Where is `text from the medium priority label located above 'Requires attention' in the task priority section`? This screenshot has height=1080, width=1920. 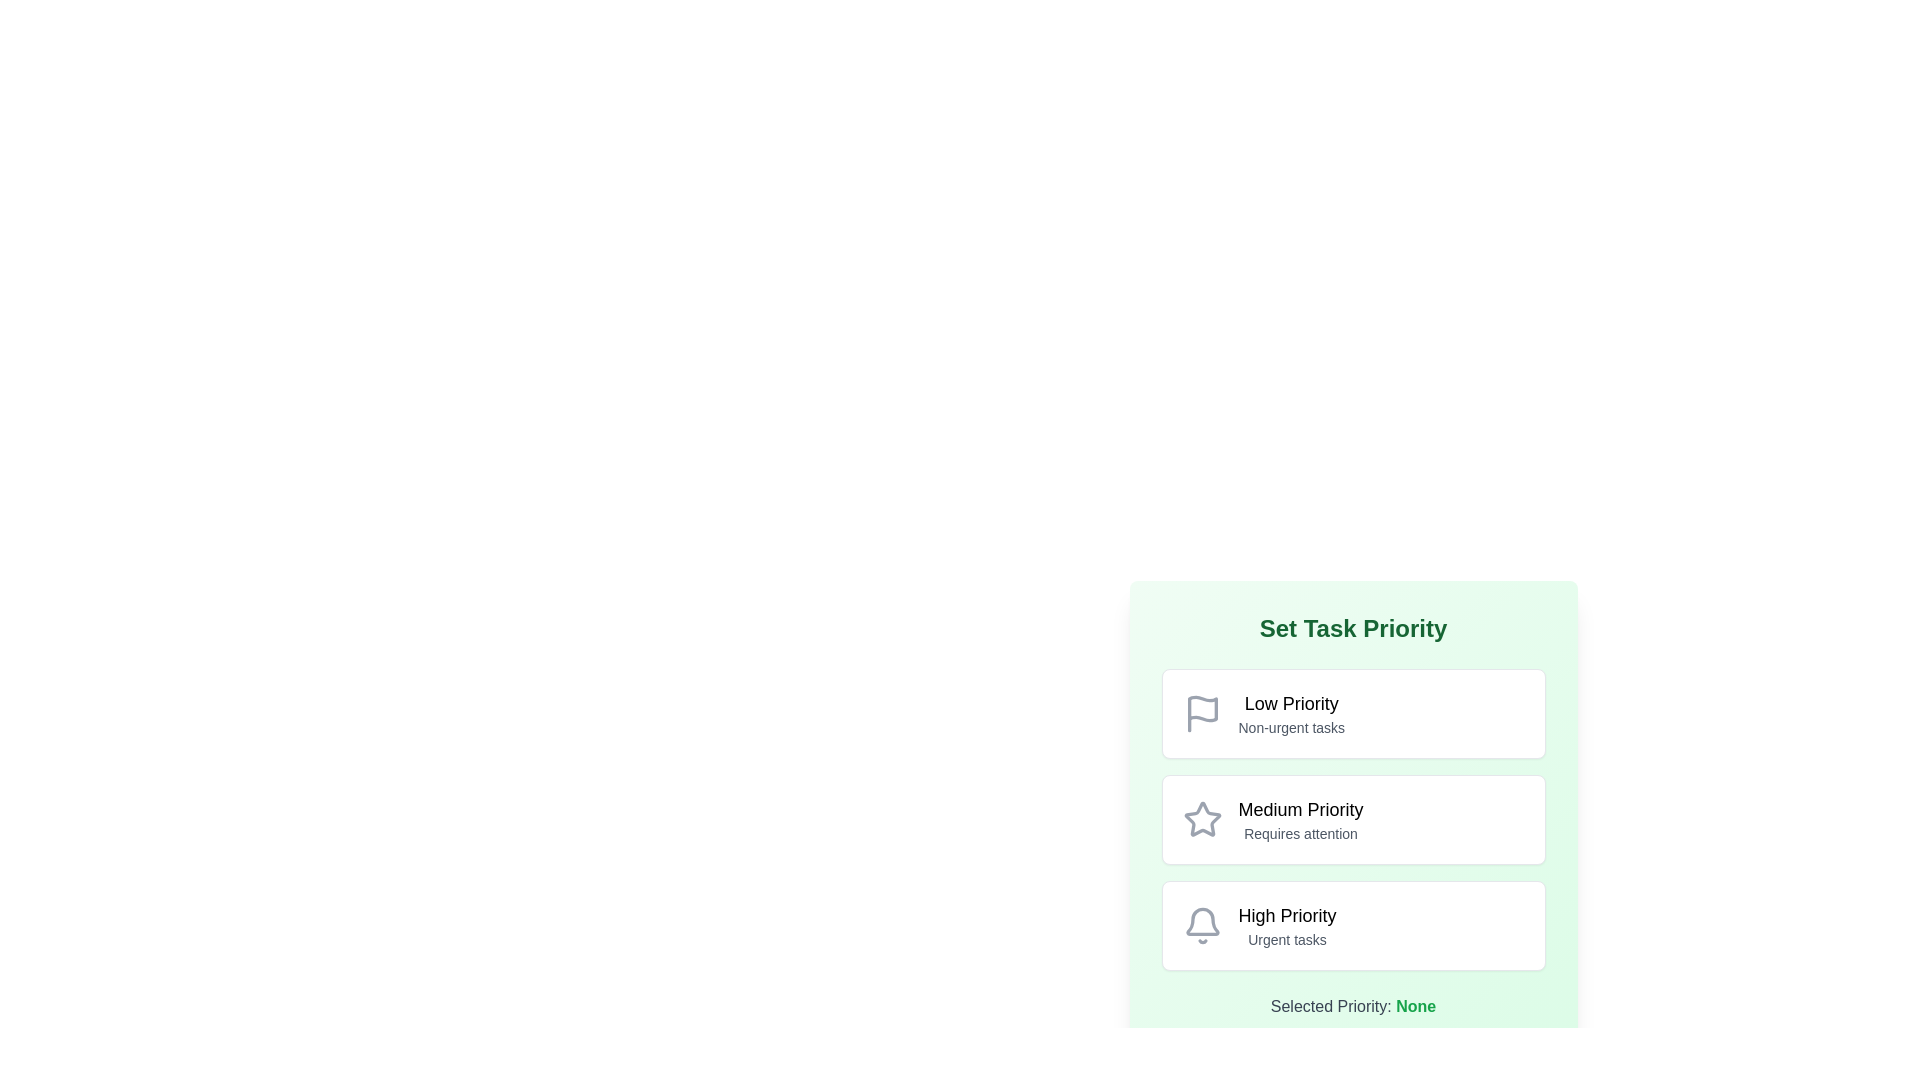
text from the medium priority label located above 'Requires attention' in the task priority section is located at coordinates (1300, 810).